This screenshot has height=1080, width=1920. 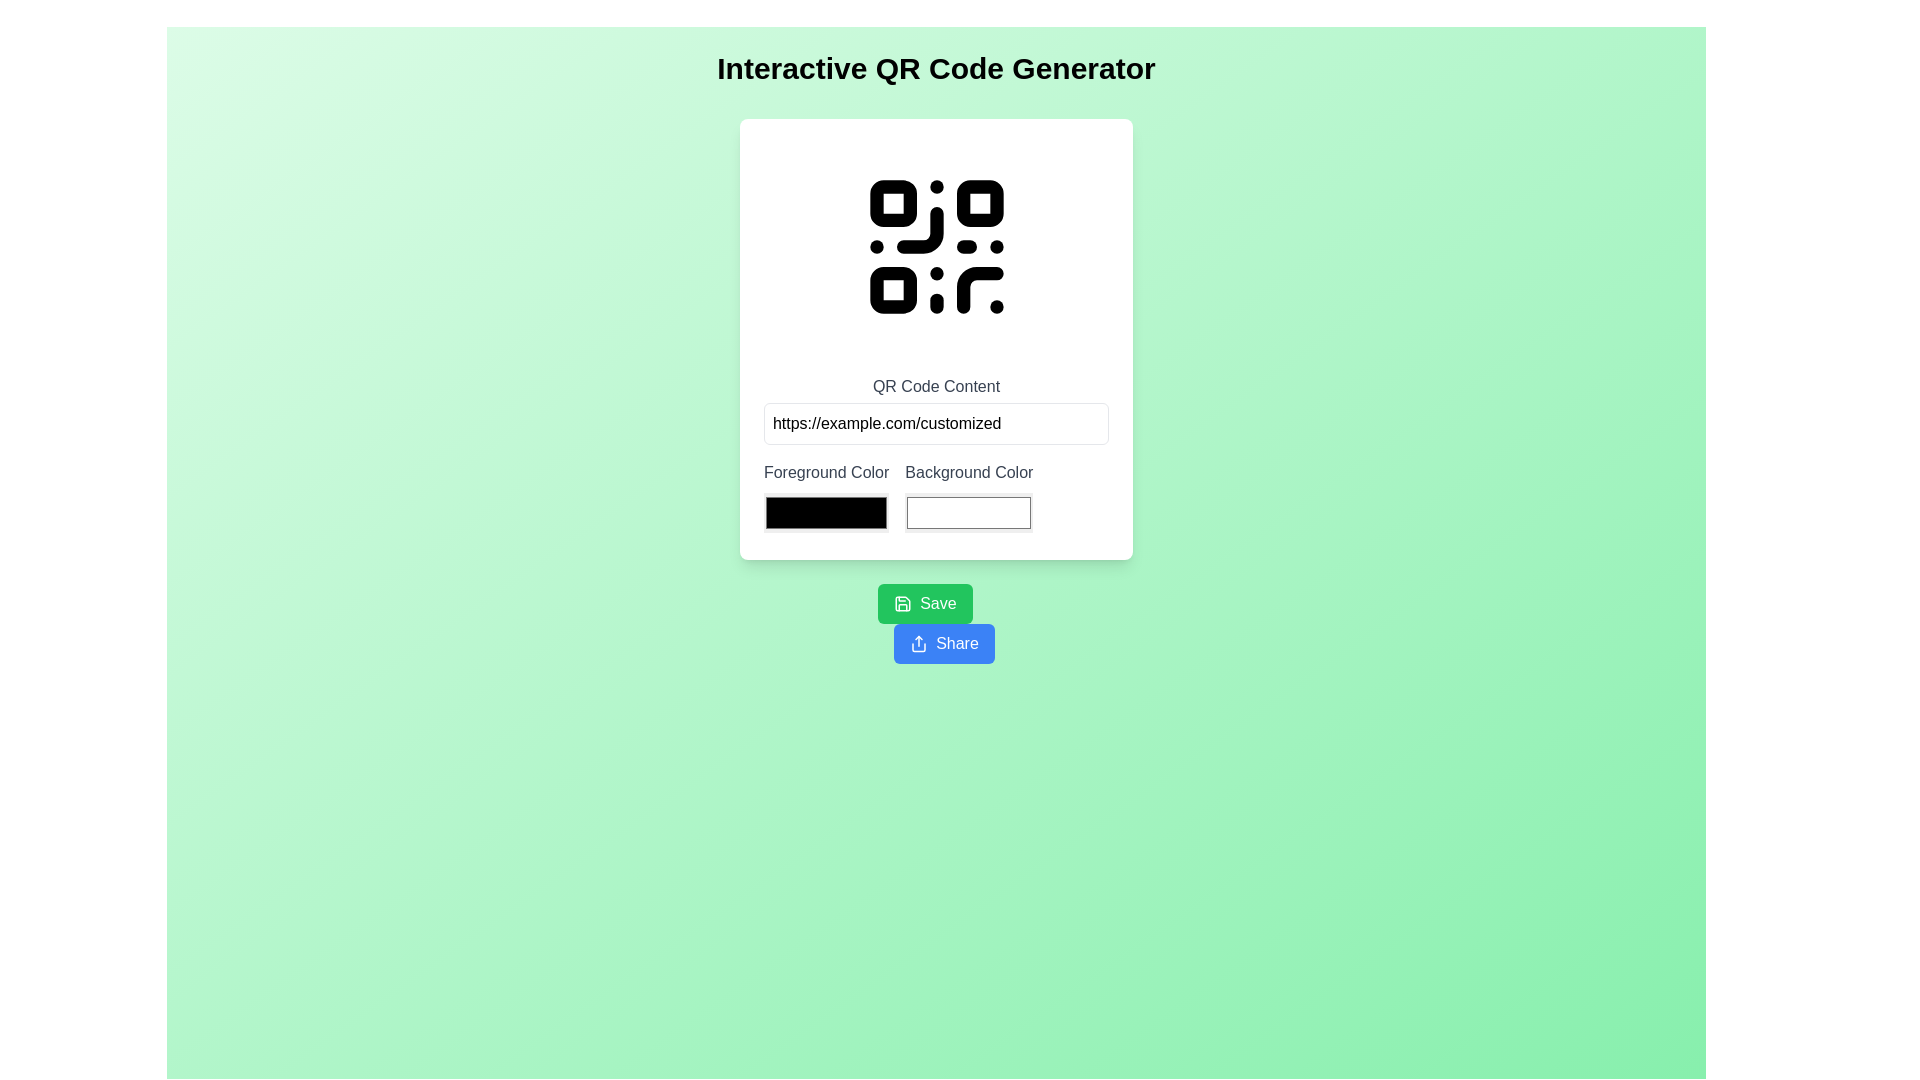 I want to click on the 'Background Color' text label displayed in light gray font, located above the color selection input field in the upper right section of the white configuration panel, so click(x=969, y=473).